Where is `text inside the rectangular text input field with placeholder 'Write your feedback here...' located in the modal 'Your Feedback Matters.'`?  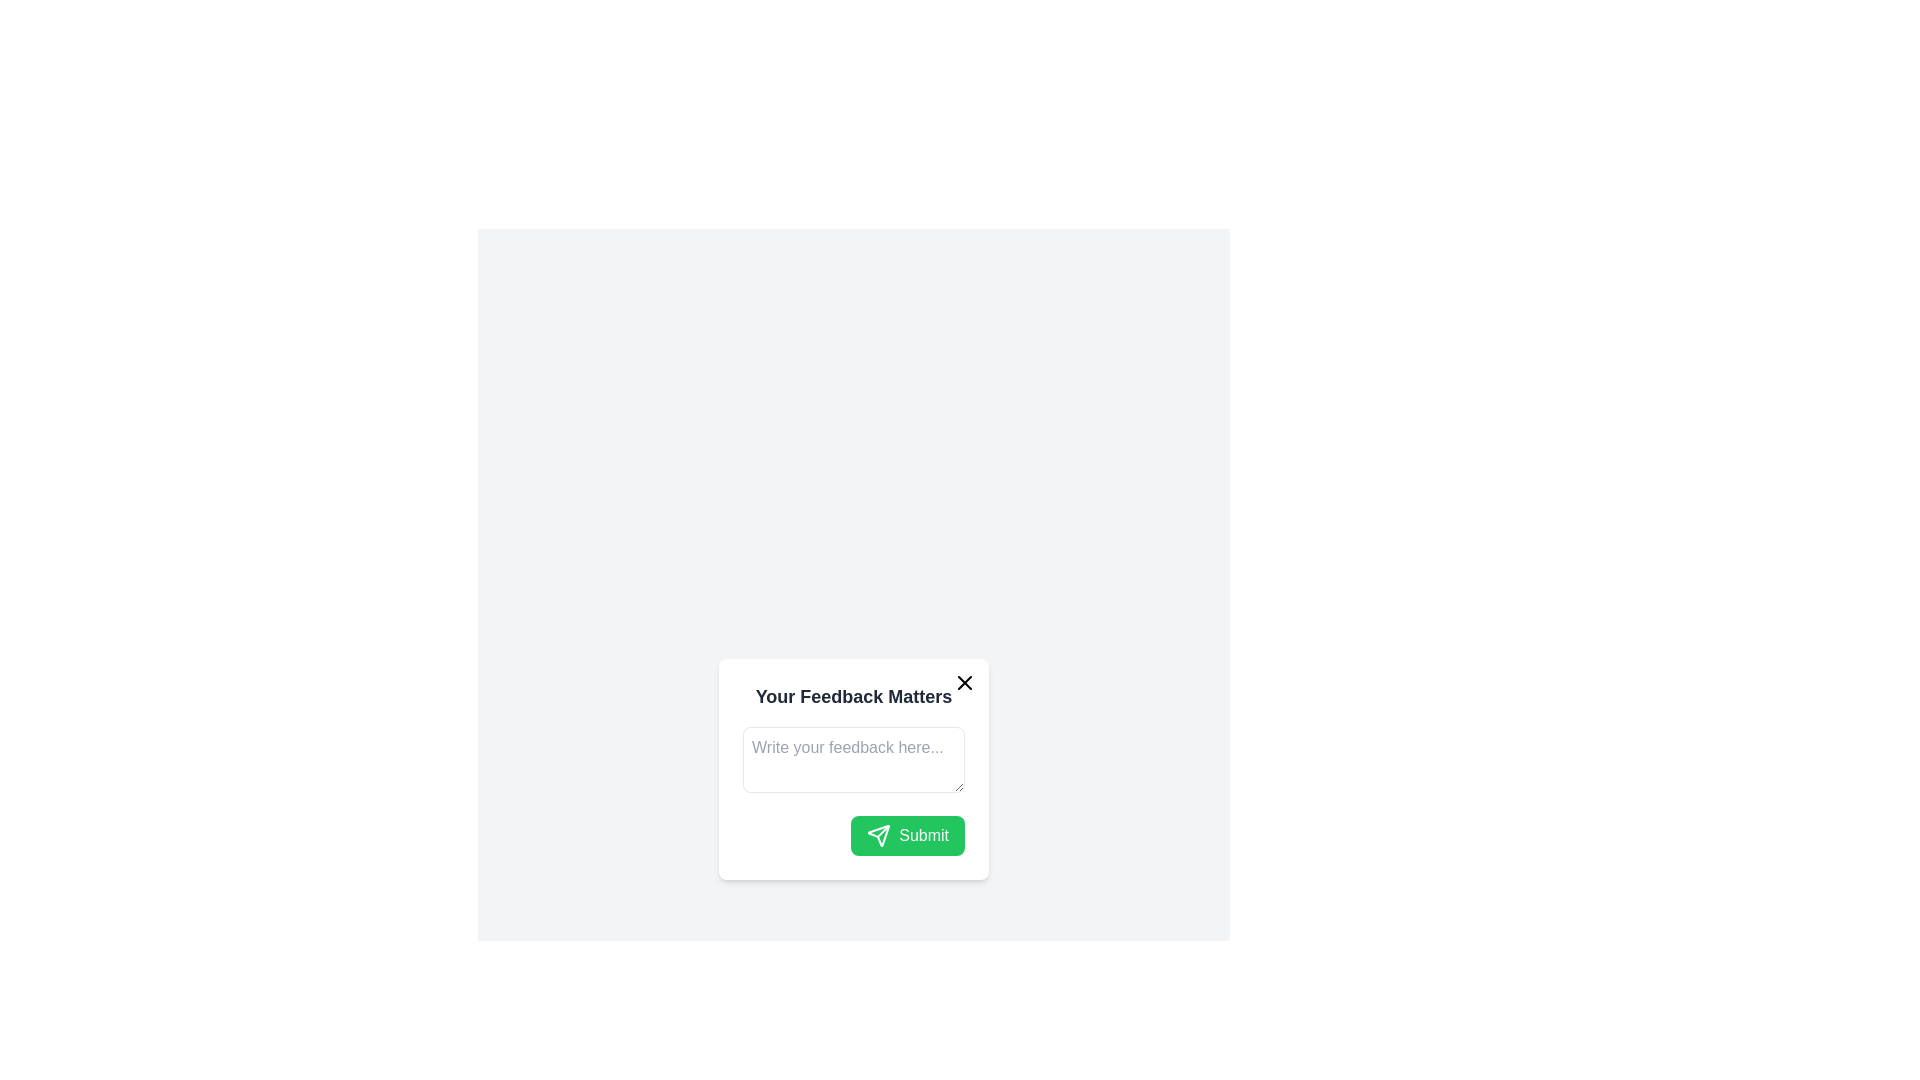 text inside the rectangular text input field with placeholder 'Write your feedback here...' located in the modal 'Your Feedback Matters.' is located at coordinates (854, 759).